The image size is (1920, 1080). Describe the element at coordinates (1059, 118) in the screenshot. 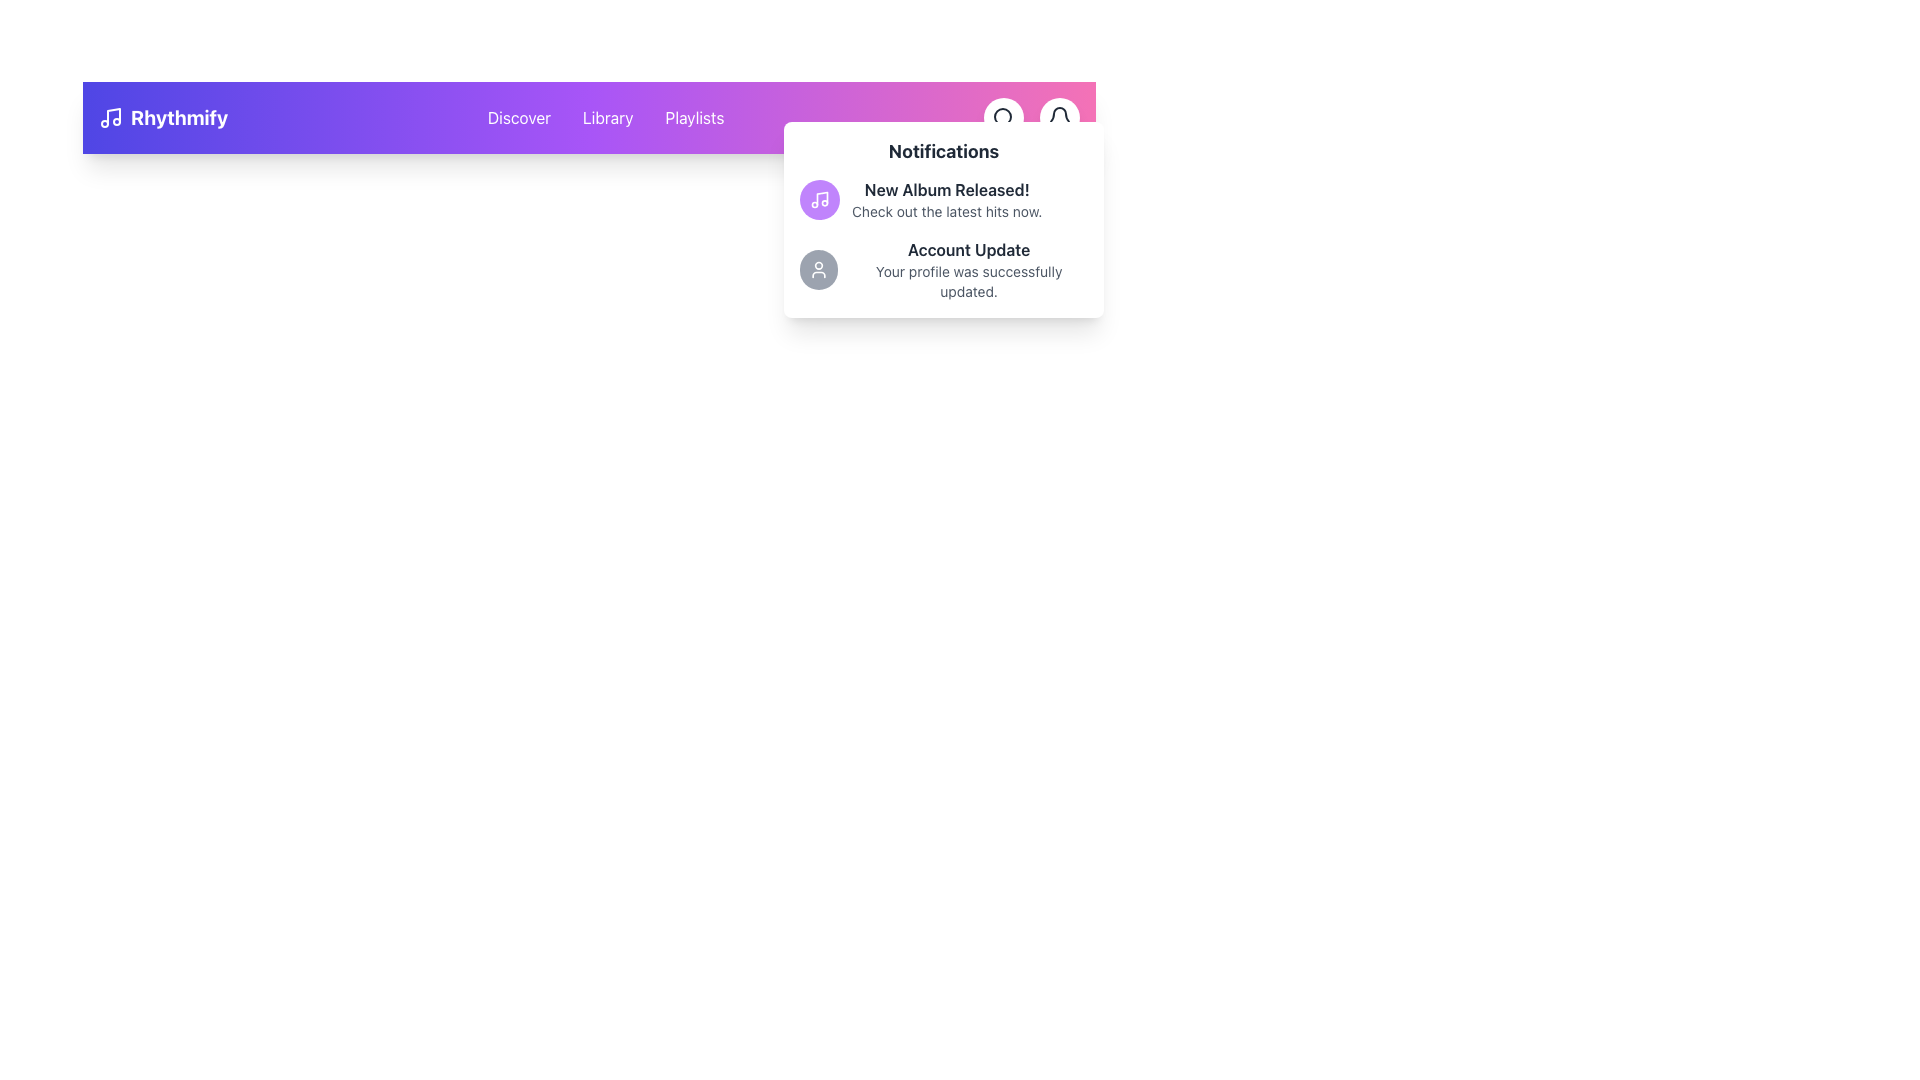

I see `the bell icon` at that location.